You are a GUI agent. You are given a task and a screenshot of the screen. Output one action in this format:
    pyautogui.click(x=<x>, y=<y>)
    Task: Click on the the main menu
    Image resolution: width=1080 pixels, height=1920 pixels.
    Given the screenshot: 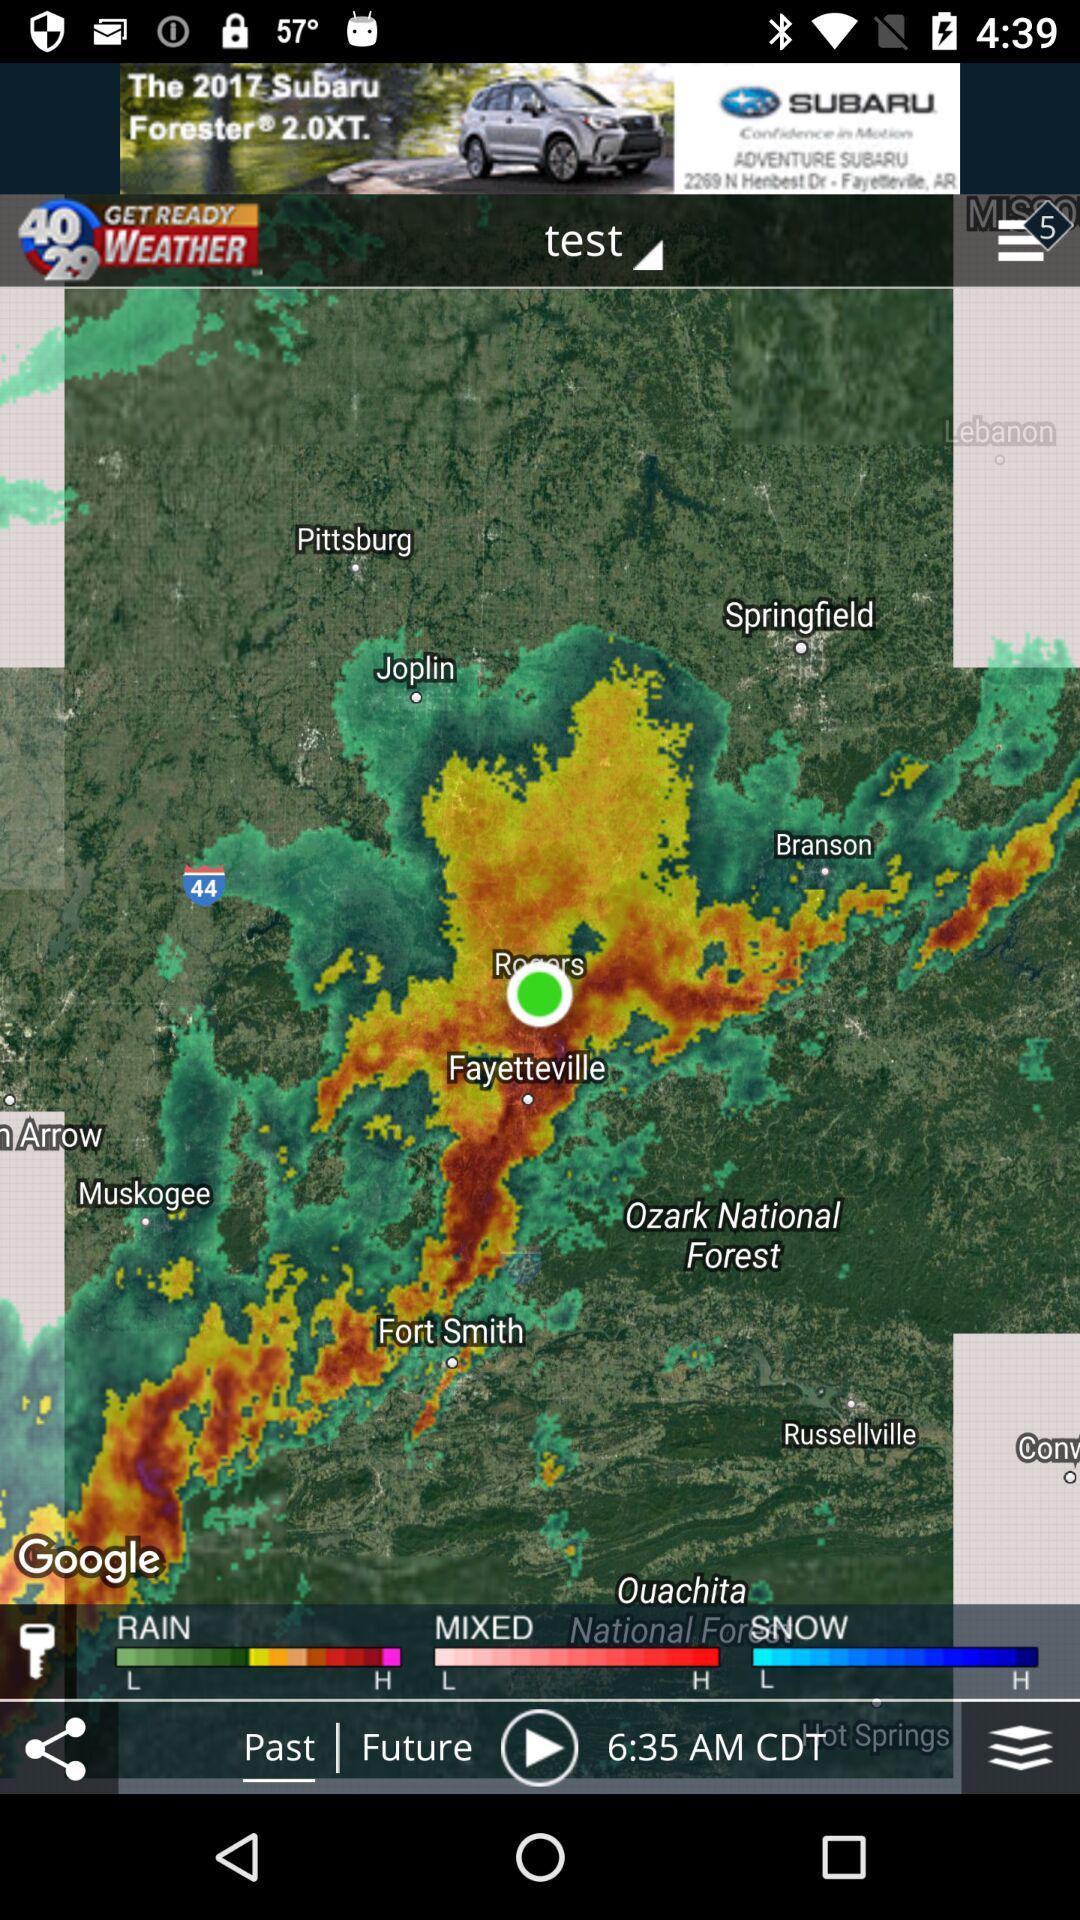 What is the action you would take?
    pyautogui.click(x=1020, y=1746)
    